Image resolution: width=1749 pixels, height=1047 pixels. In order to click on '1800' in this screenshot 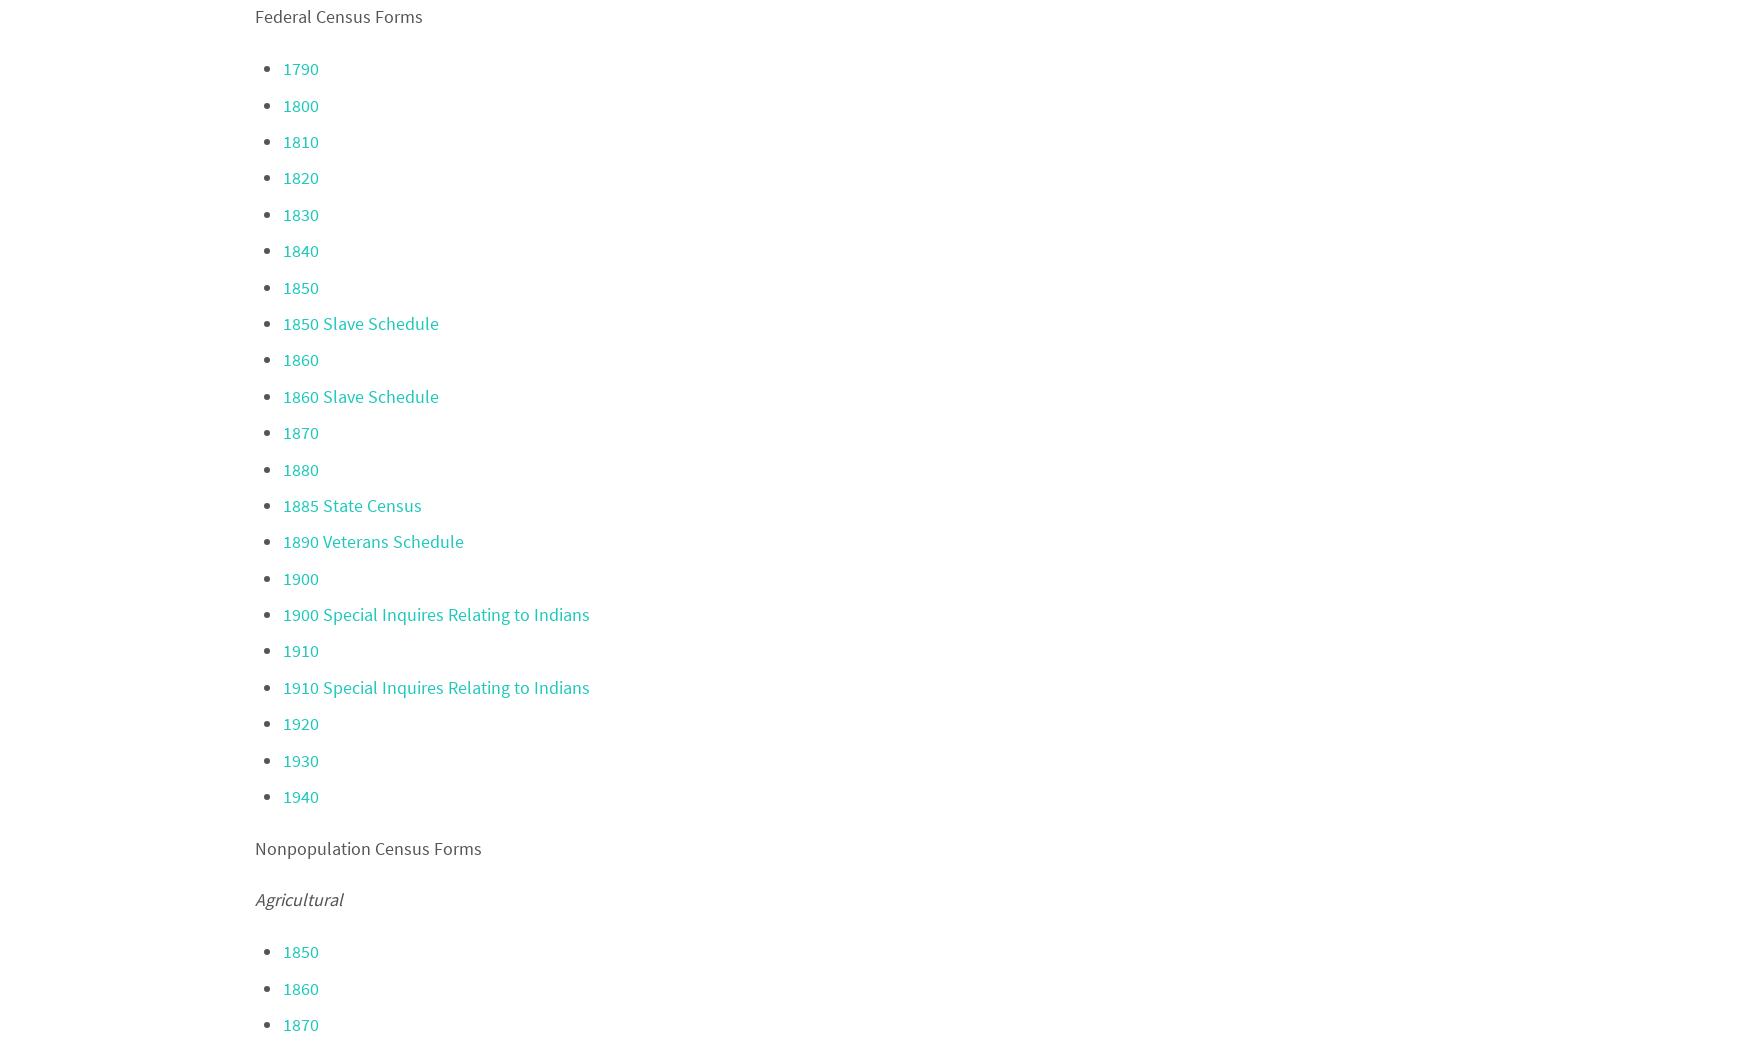, I will do `click(300, 103)`.